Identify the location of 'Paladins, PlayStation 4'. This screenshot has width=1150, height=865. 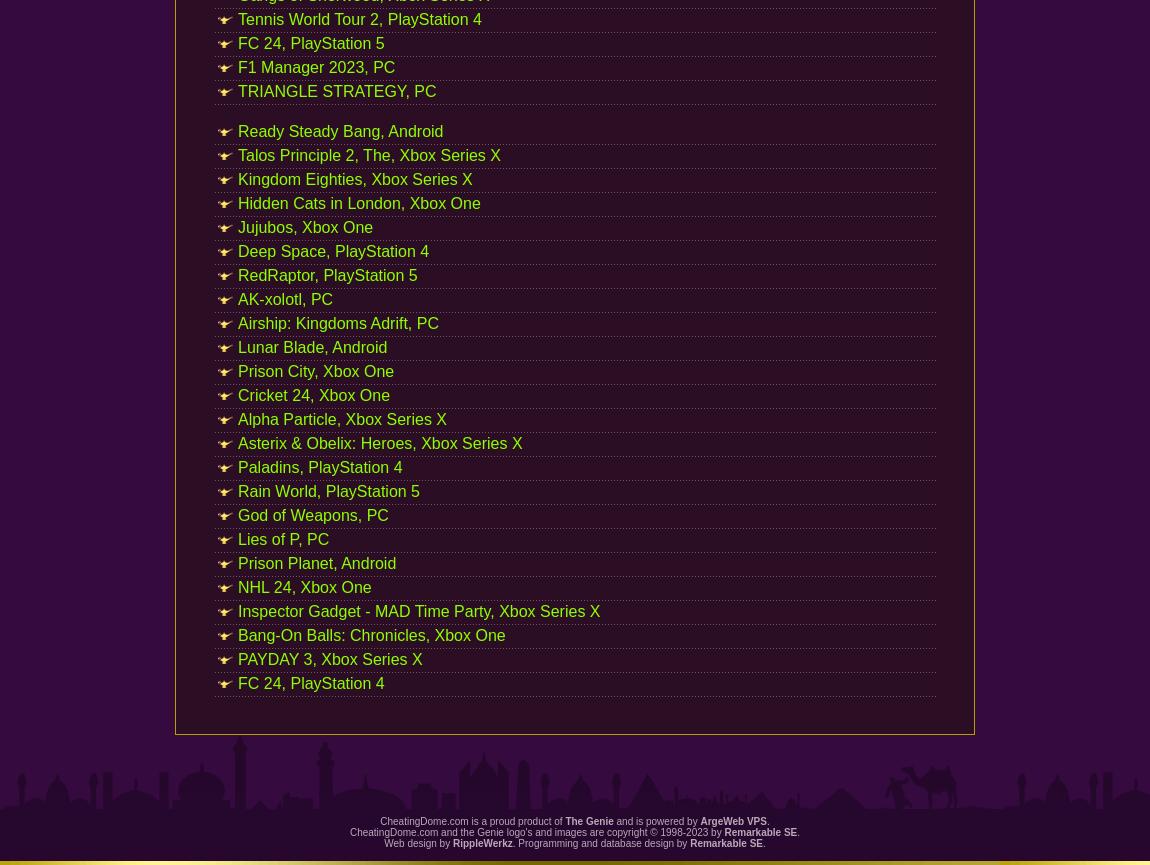
(237, 466).